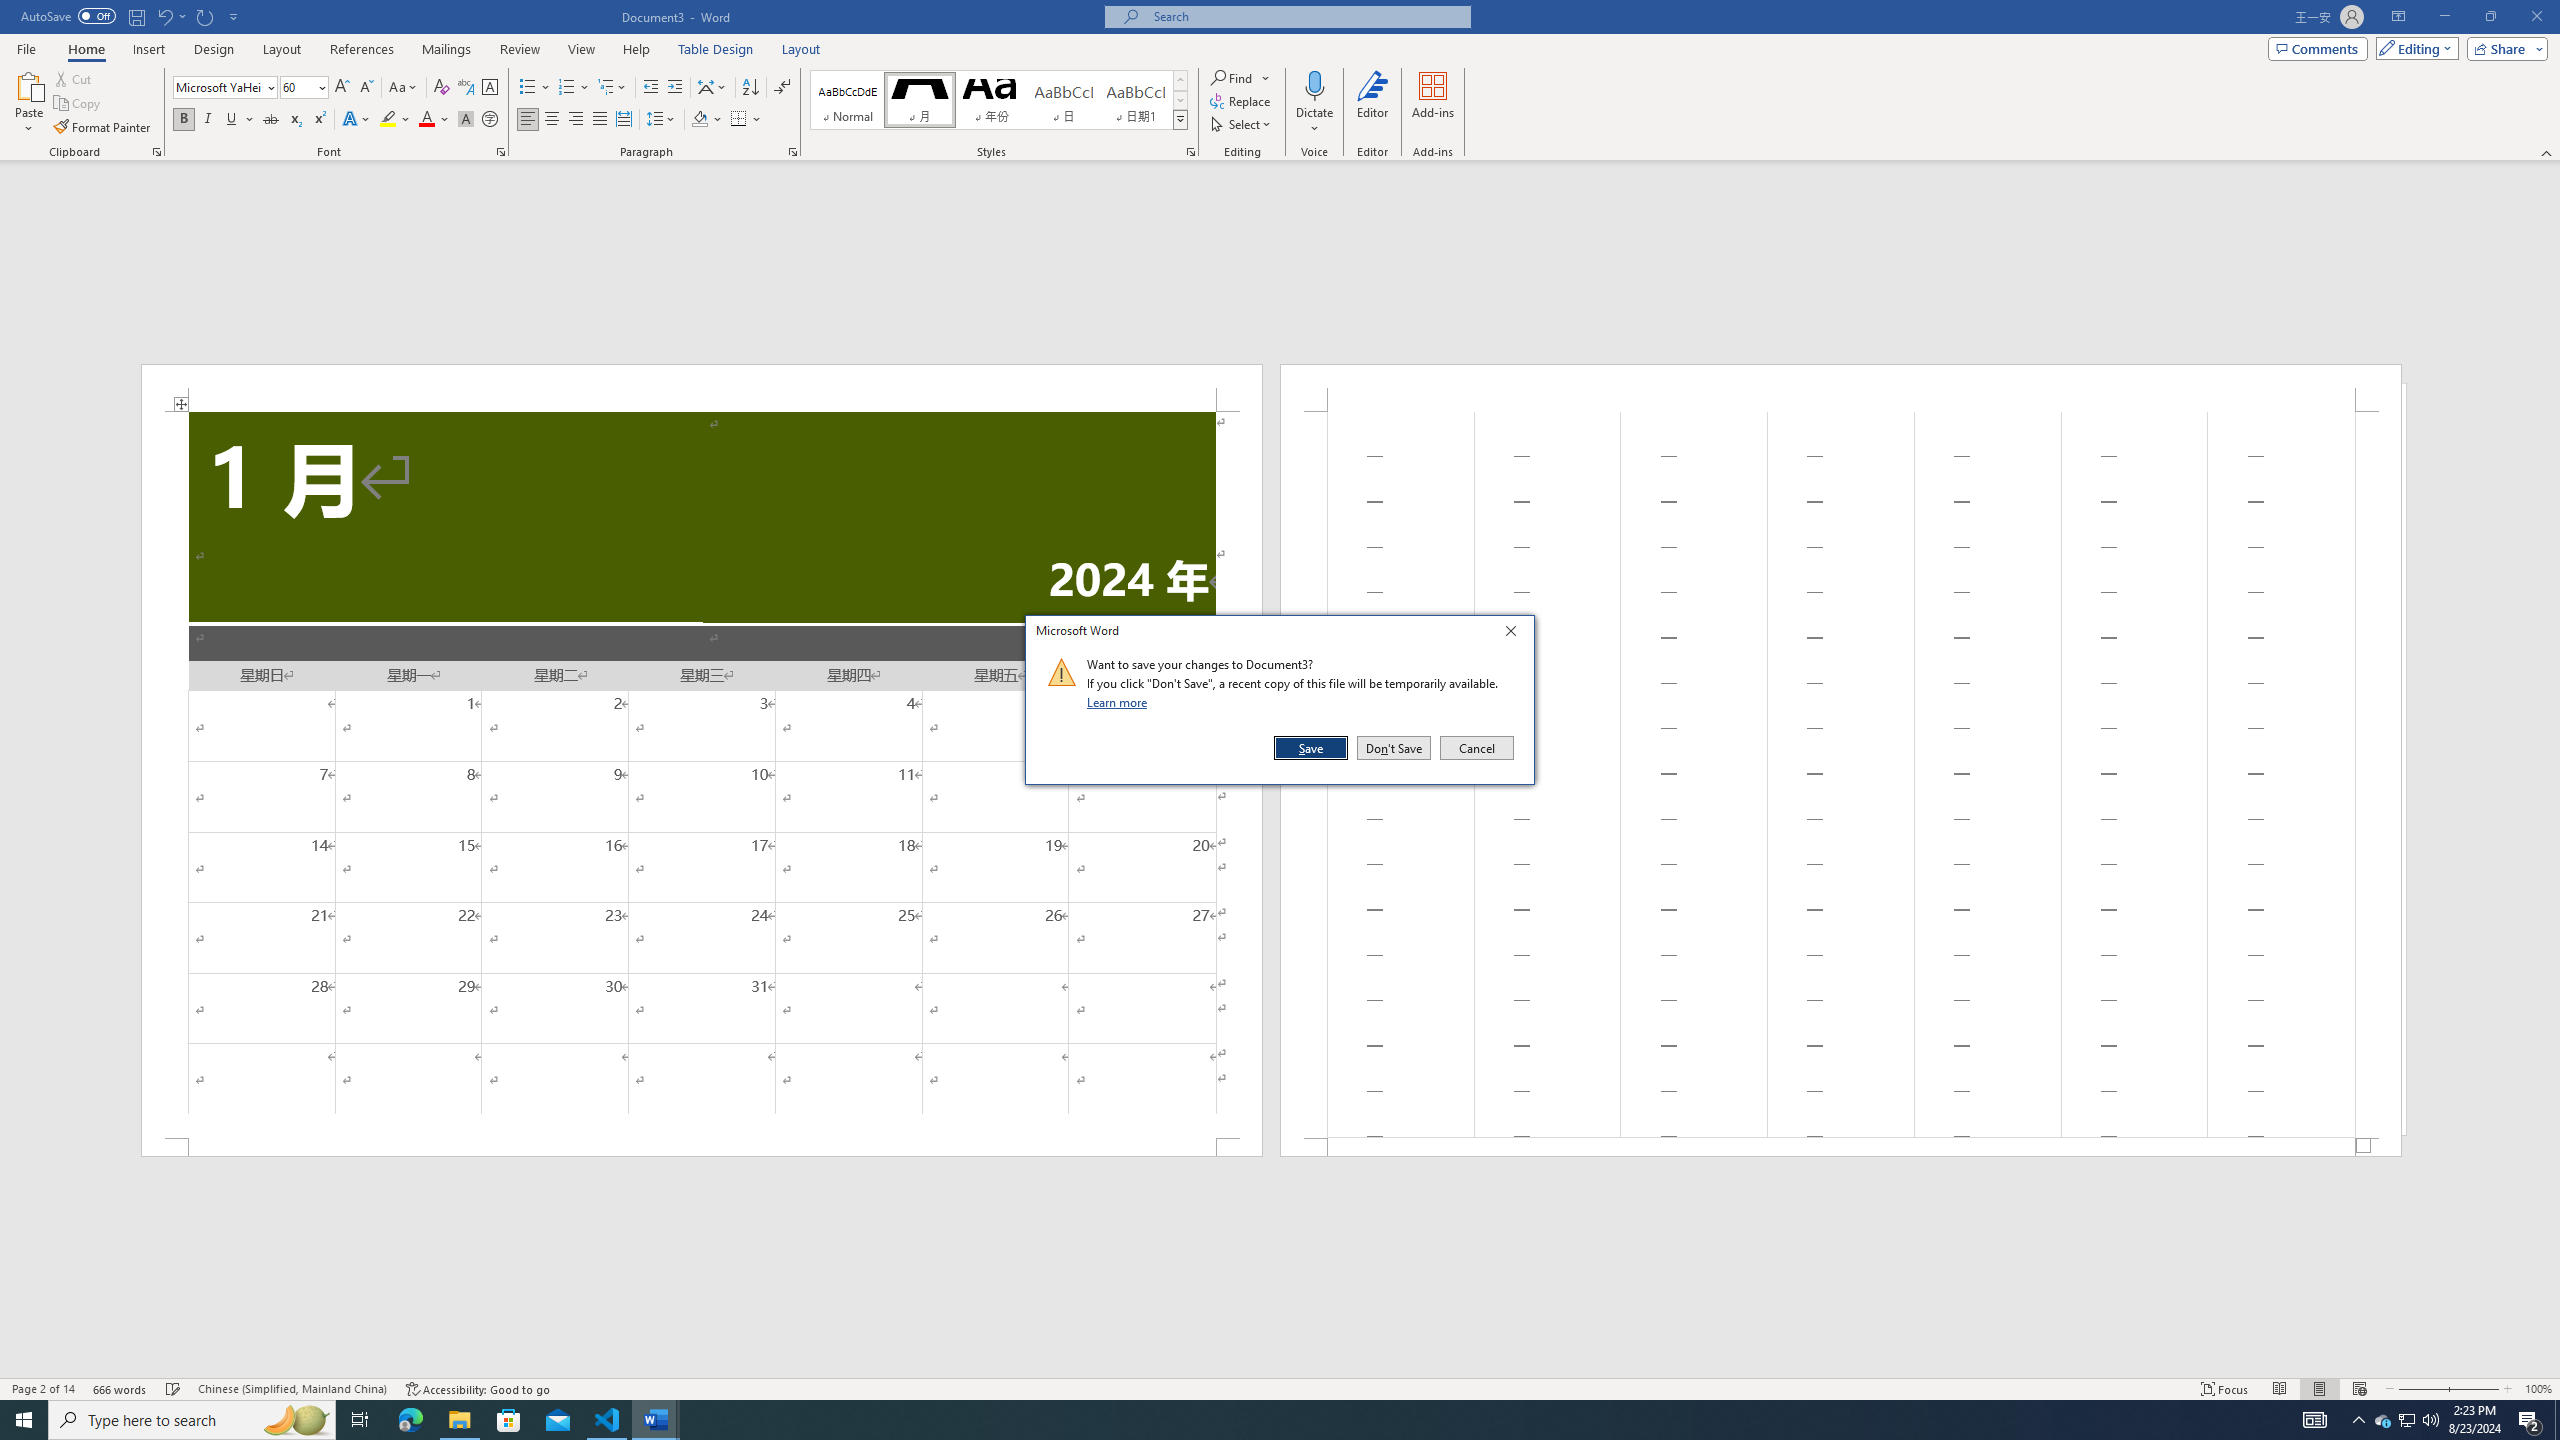  I want to click on 'Show desktop', so click(2556, 1418).